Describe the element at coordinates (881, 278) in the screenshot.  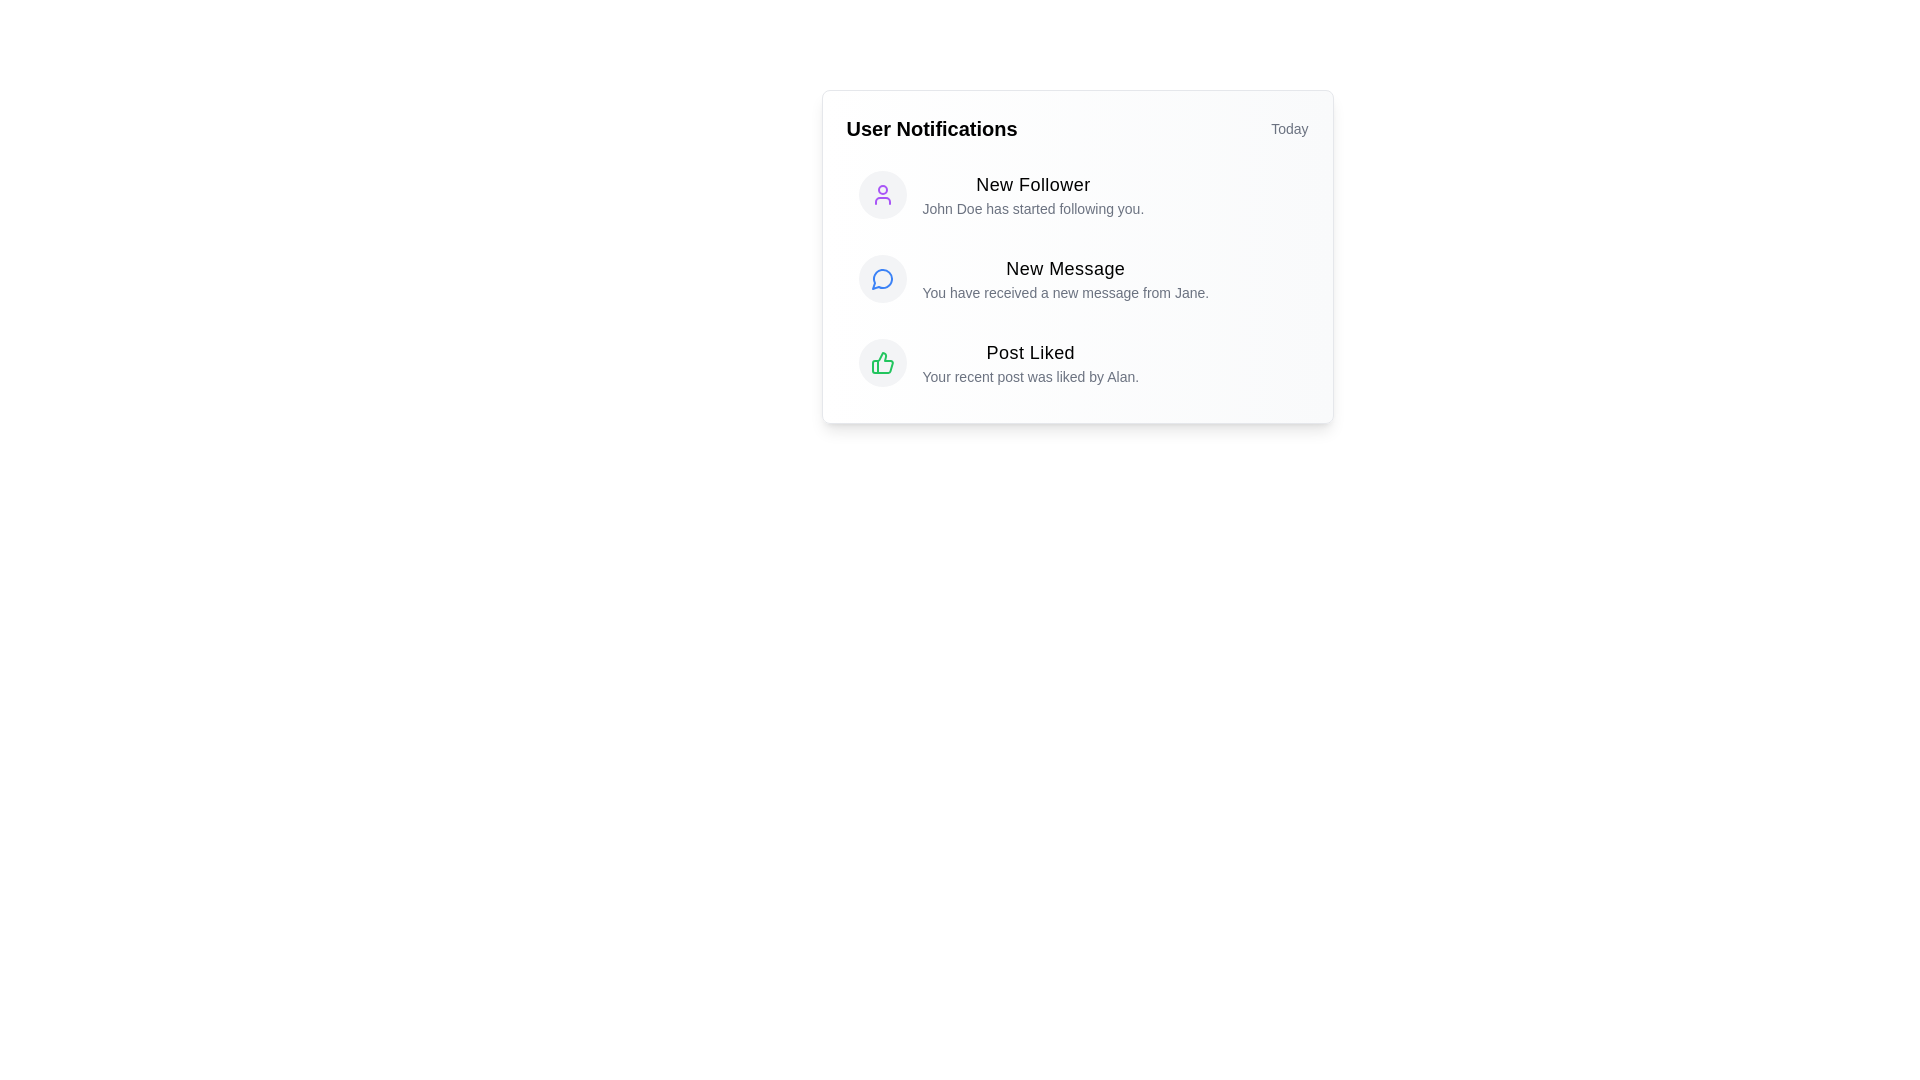
I see `the message notification icon, which is the second icon in the list, positioned between the purple person icon above and the green thumbs-up icon below` at that location.